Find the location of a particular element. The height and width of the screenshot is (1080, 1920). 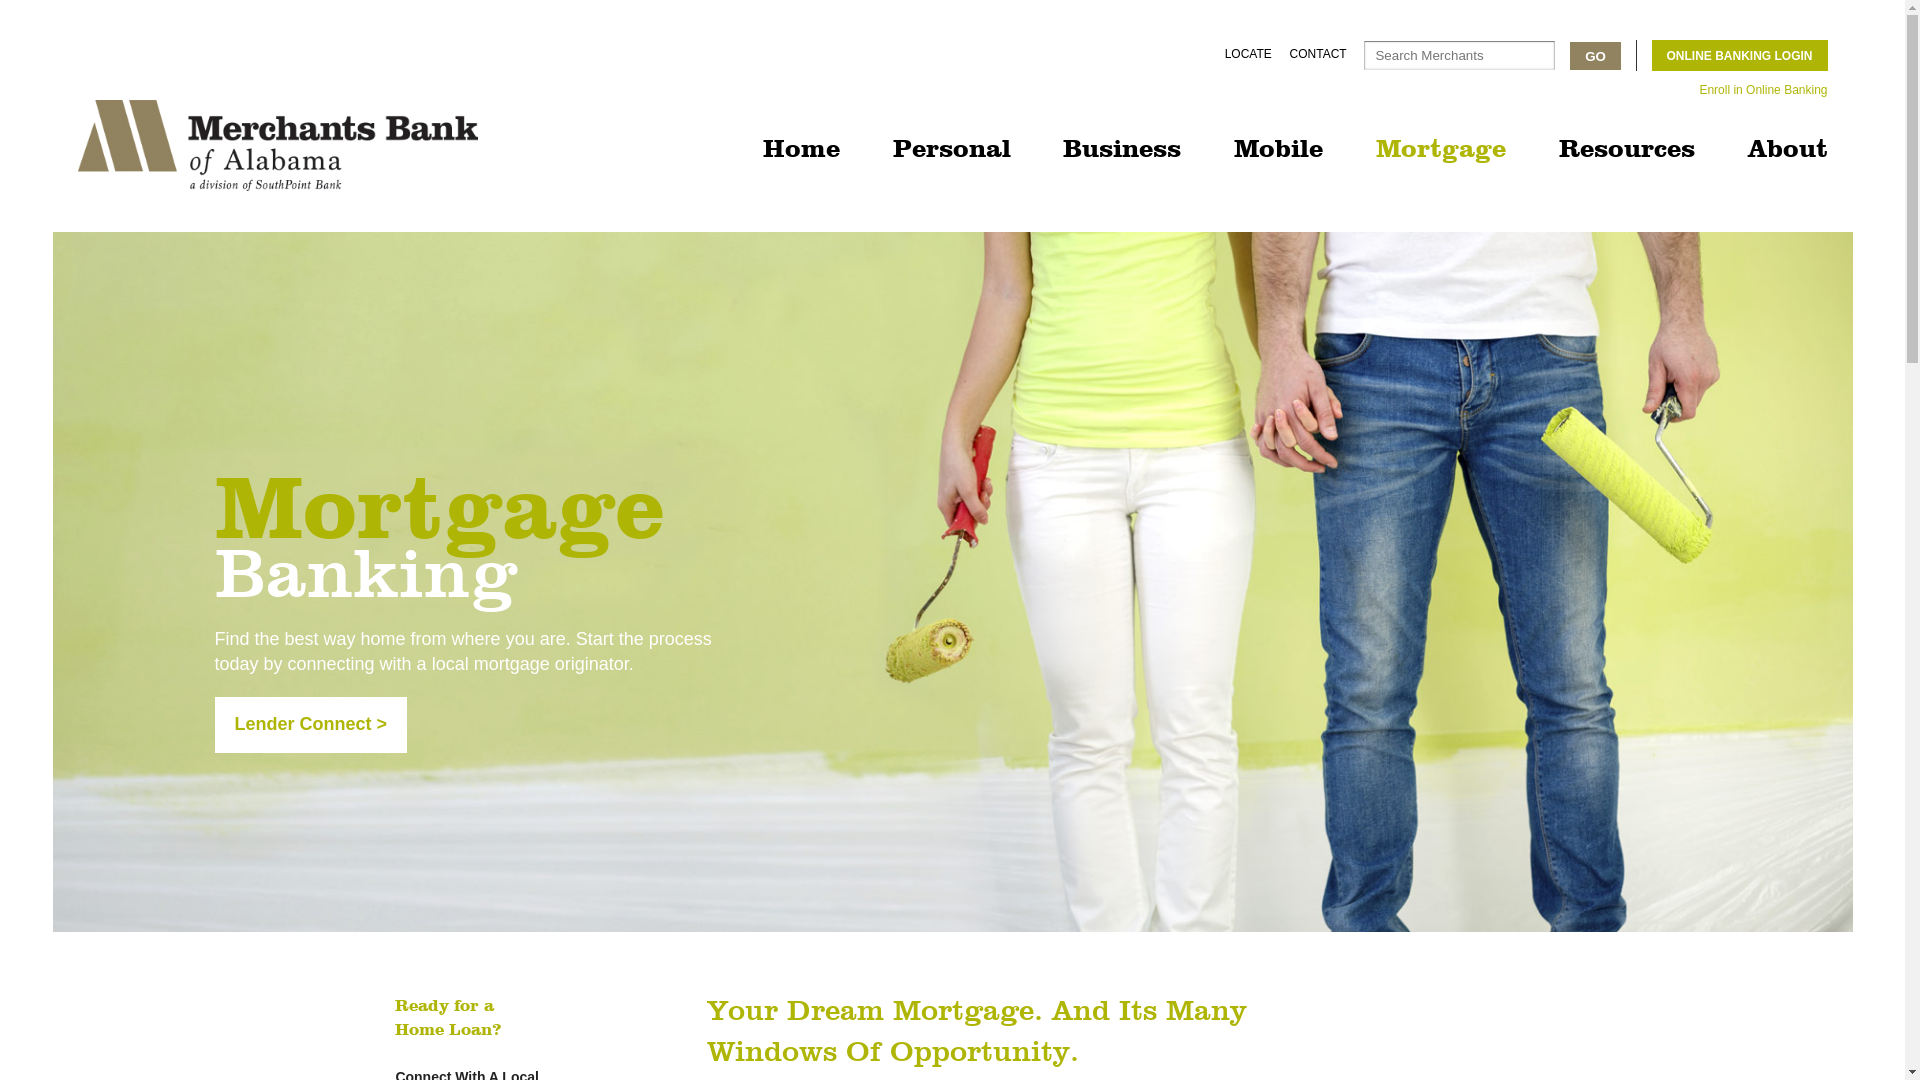

'Resources' is located at coordinates (1627, 149).